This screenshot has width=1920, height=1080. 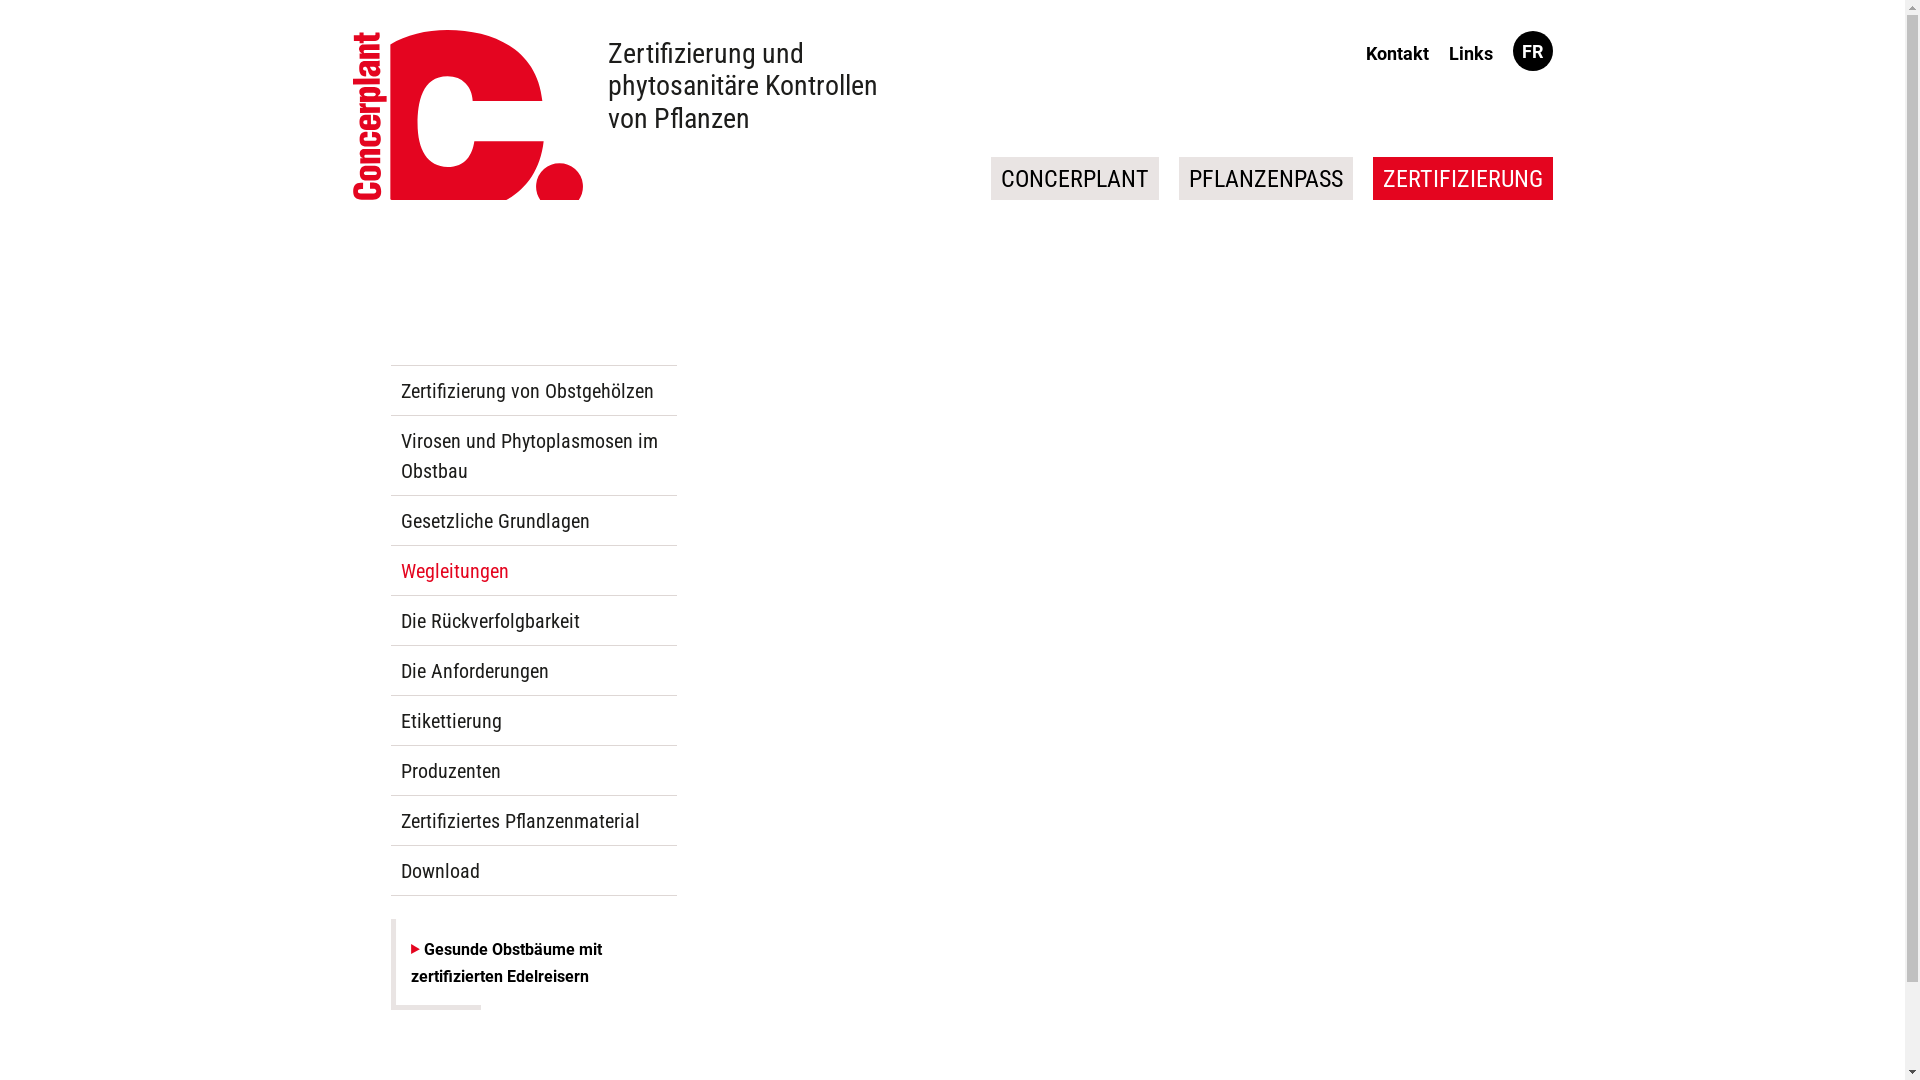 I want to click on 'Links', so click(x=1469, y=52).